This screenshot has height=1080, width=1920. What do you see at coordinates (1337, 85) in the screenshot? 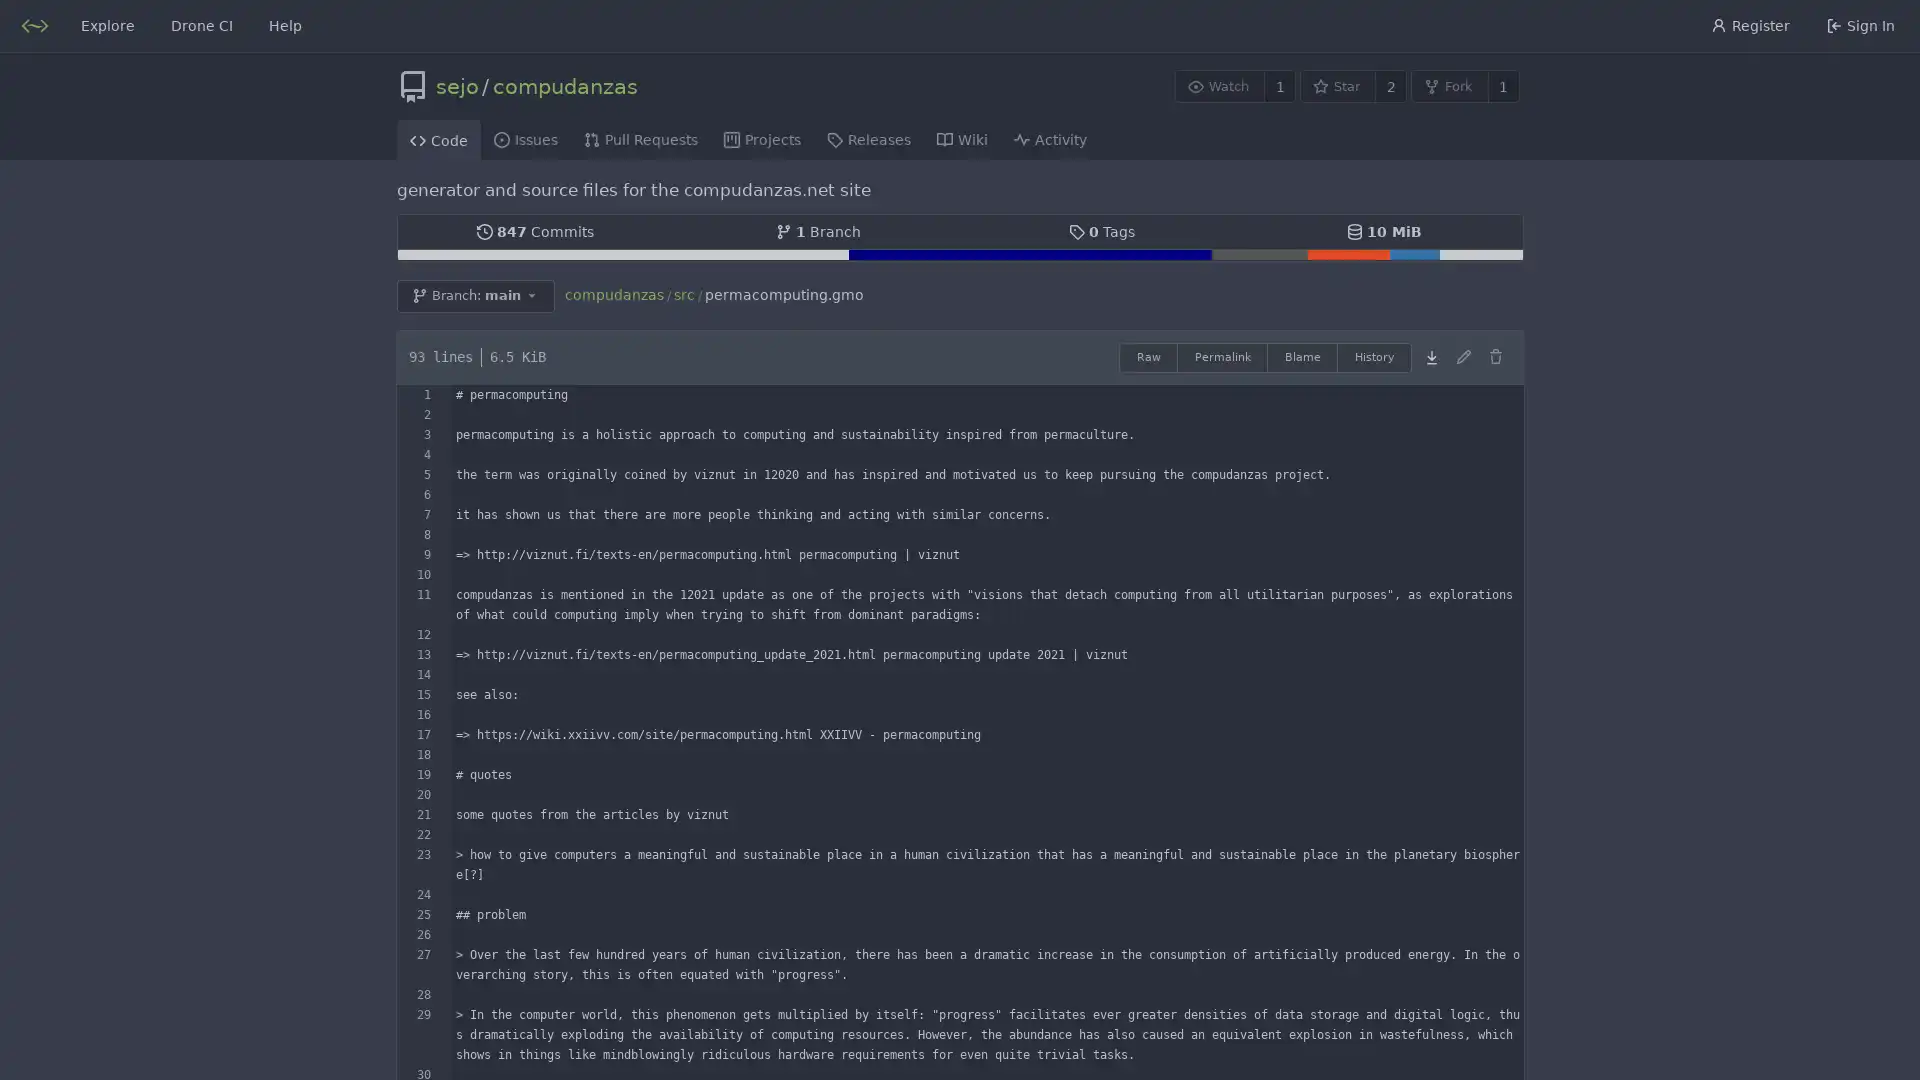
I see `Star` at bounding box center [1337, 85].